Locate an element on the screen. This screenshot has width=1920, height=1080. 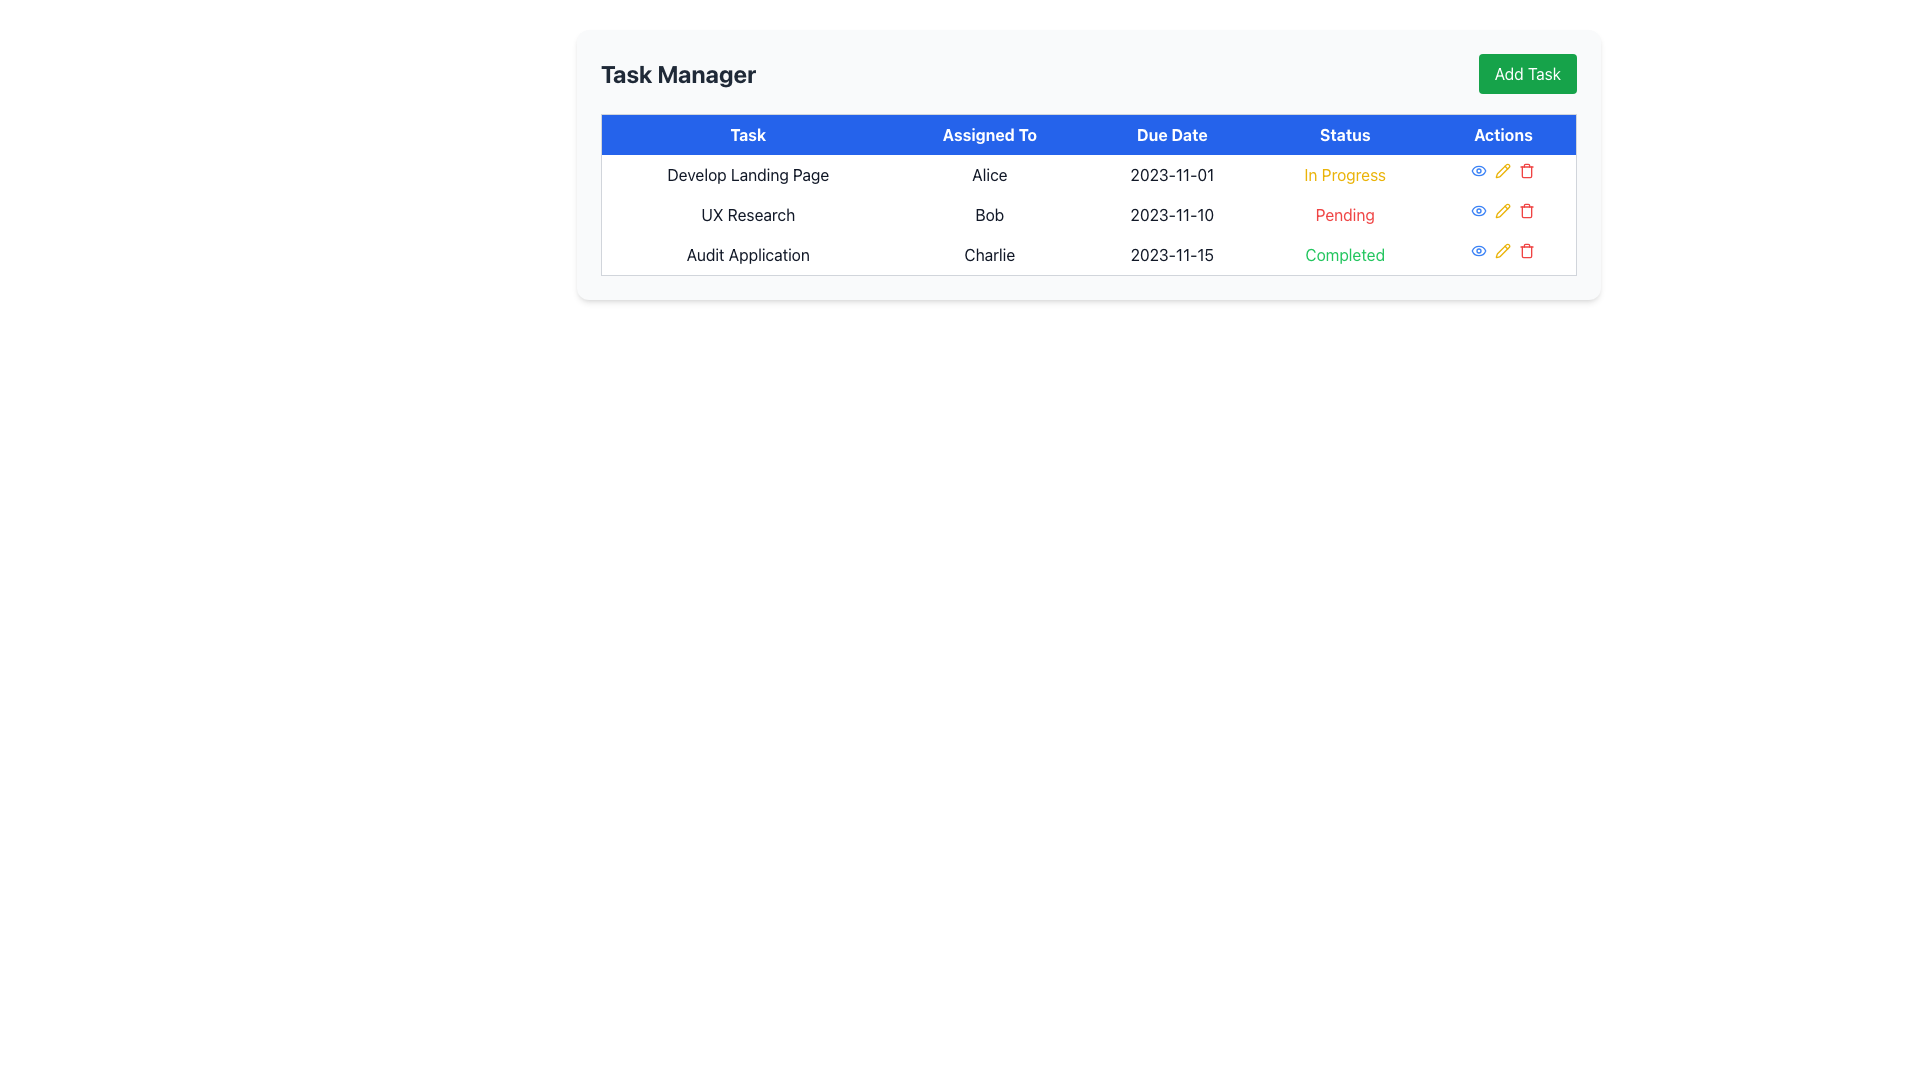
the Label indicating the completion status of the task 'Audit Application', which is the last entry in the 'Status' column of the table is located at coordinates (1345, 254).